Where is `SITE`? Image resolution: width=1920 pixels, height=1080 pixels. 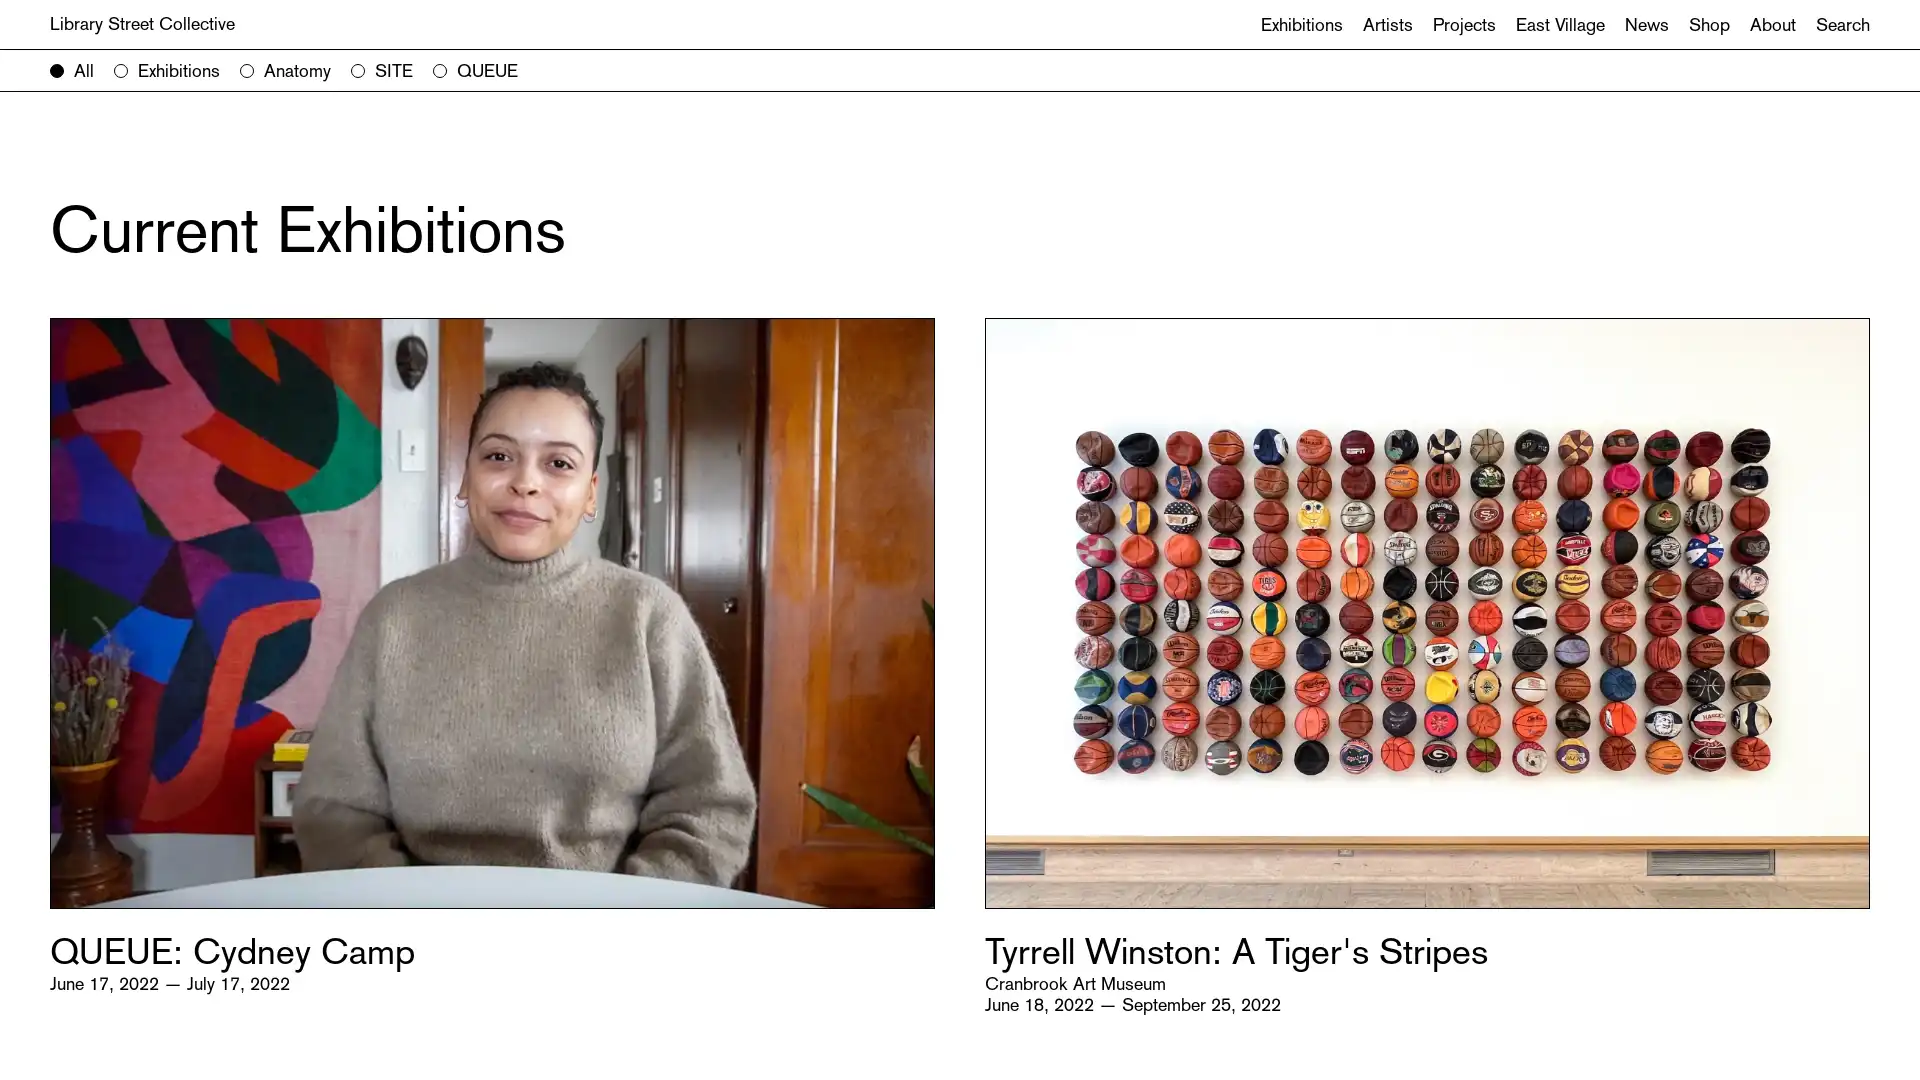
SITE is located at coordinates (382, 69).